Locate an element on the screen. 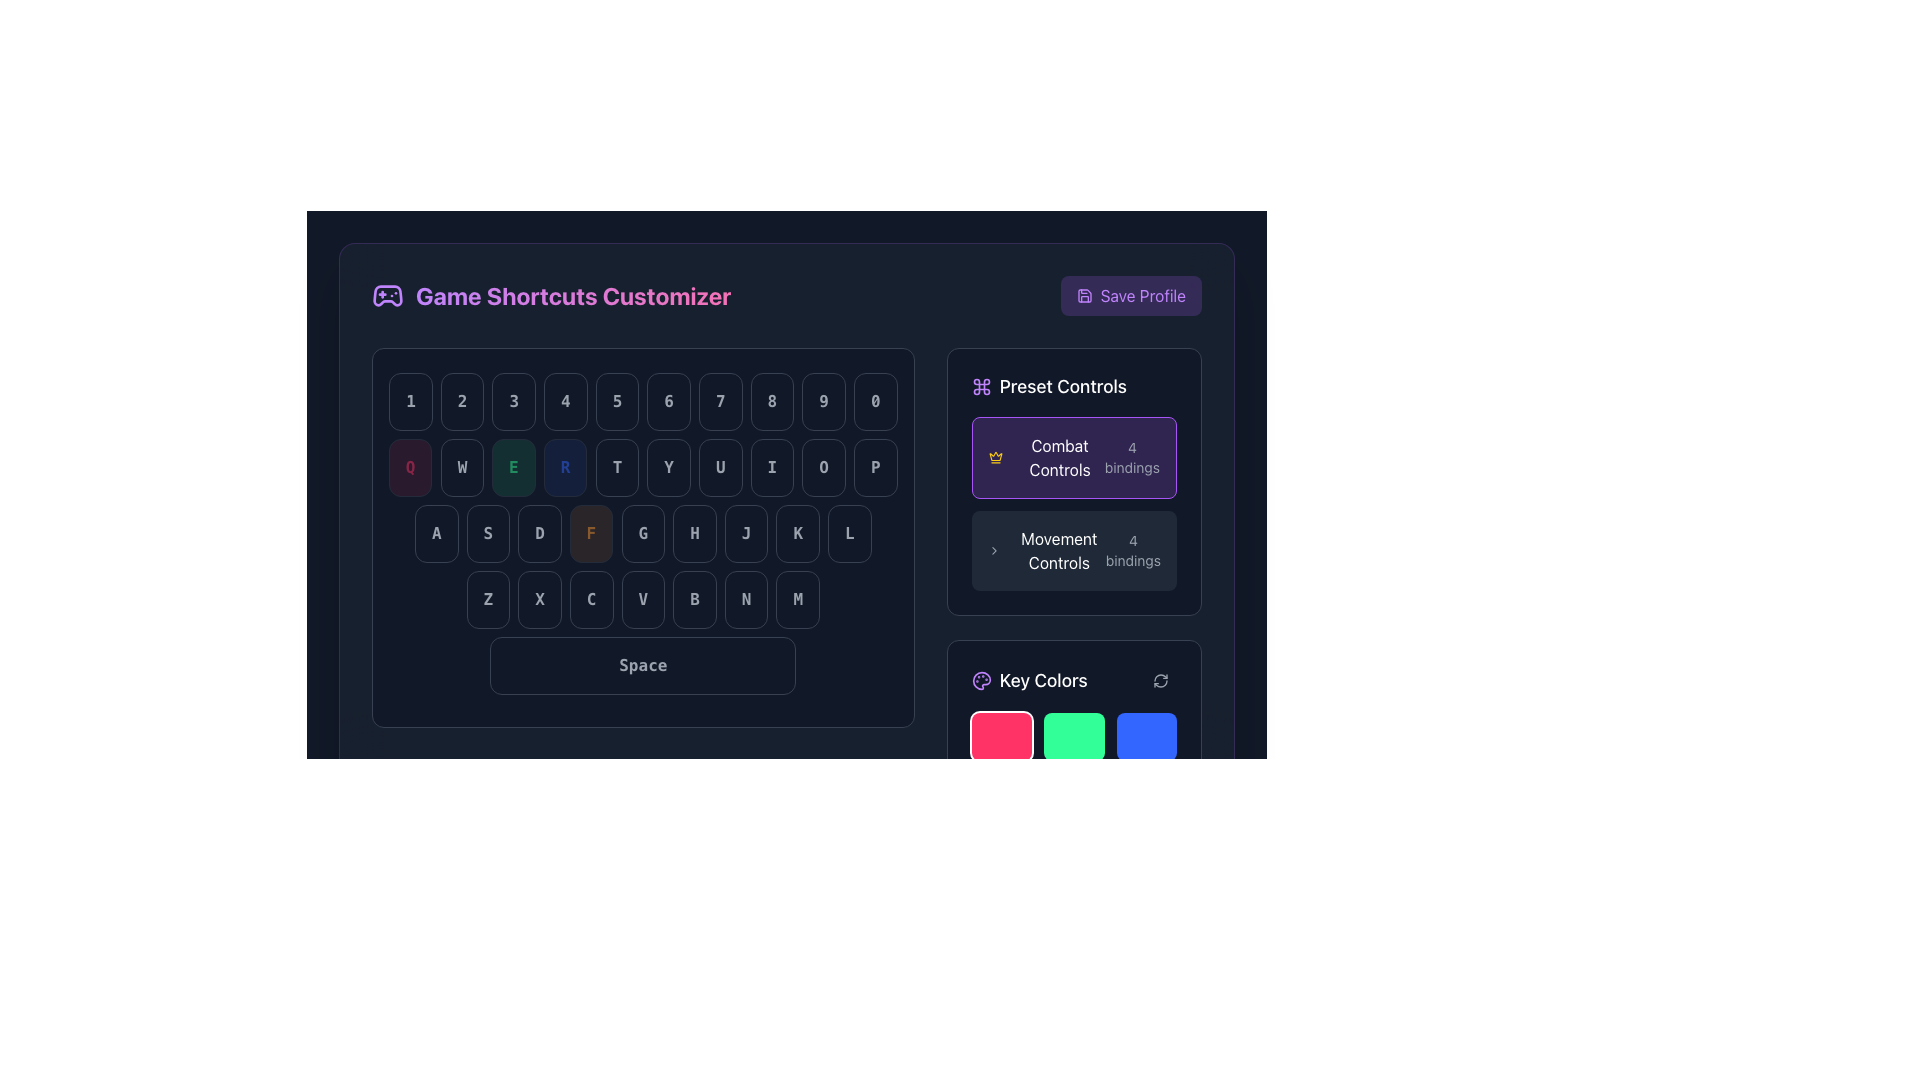  the appearance of the gaming customization icon located in the top-left corner next to the title 'Game Shortcuts Customizer' is located at coordinates (388, 296).